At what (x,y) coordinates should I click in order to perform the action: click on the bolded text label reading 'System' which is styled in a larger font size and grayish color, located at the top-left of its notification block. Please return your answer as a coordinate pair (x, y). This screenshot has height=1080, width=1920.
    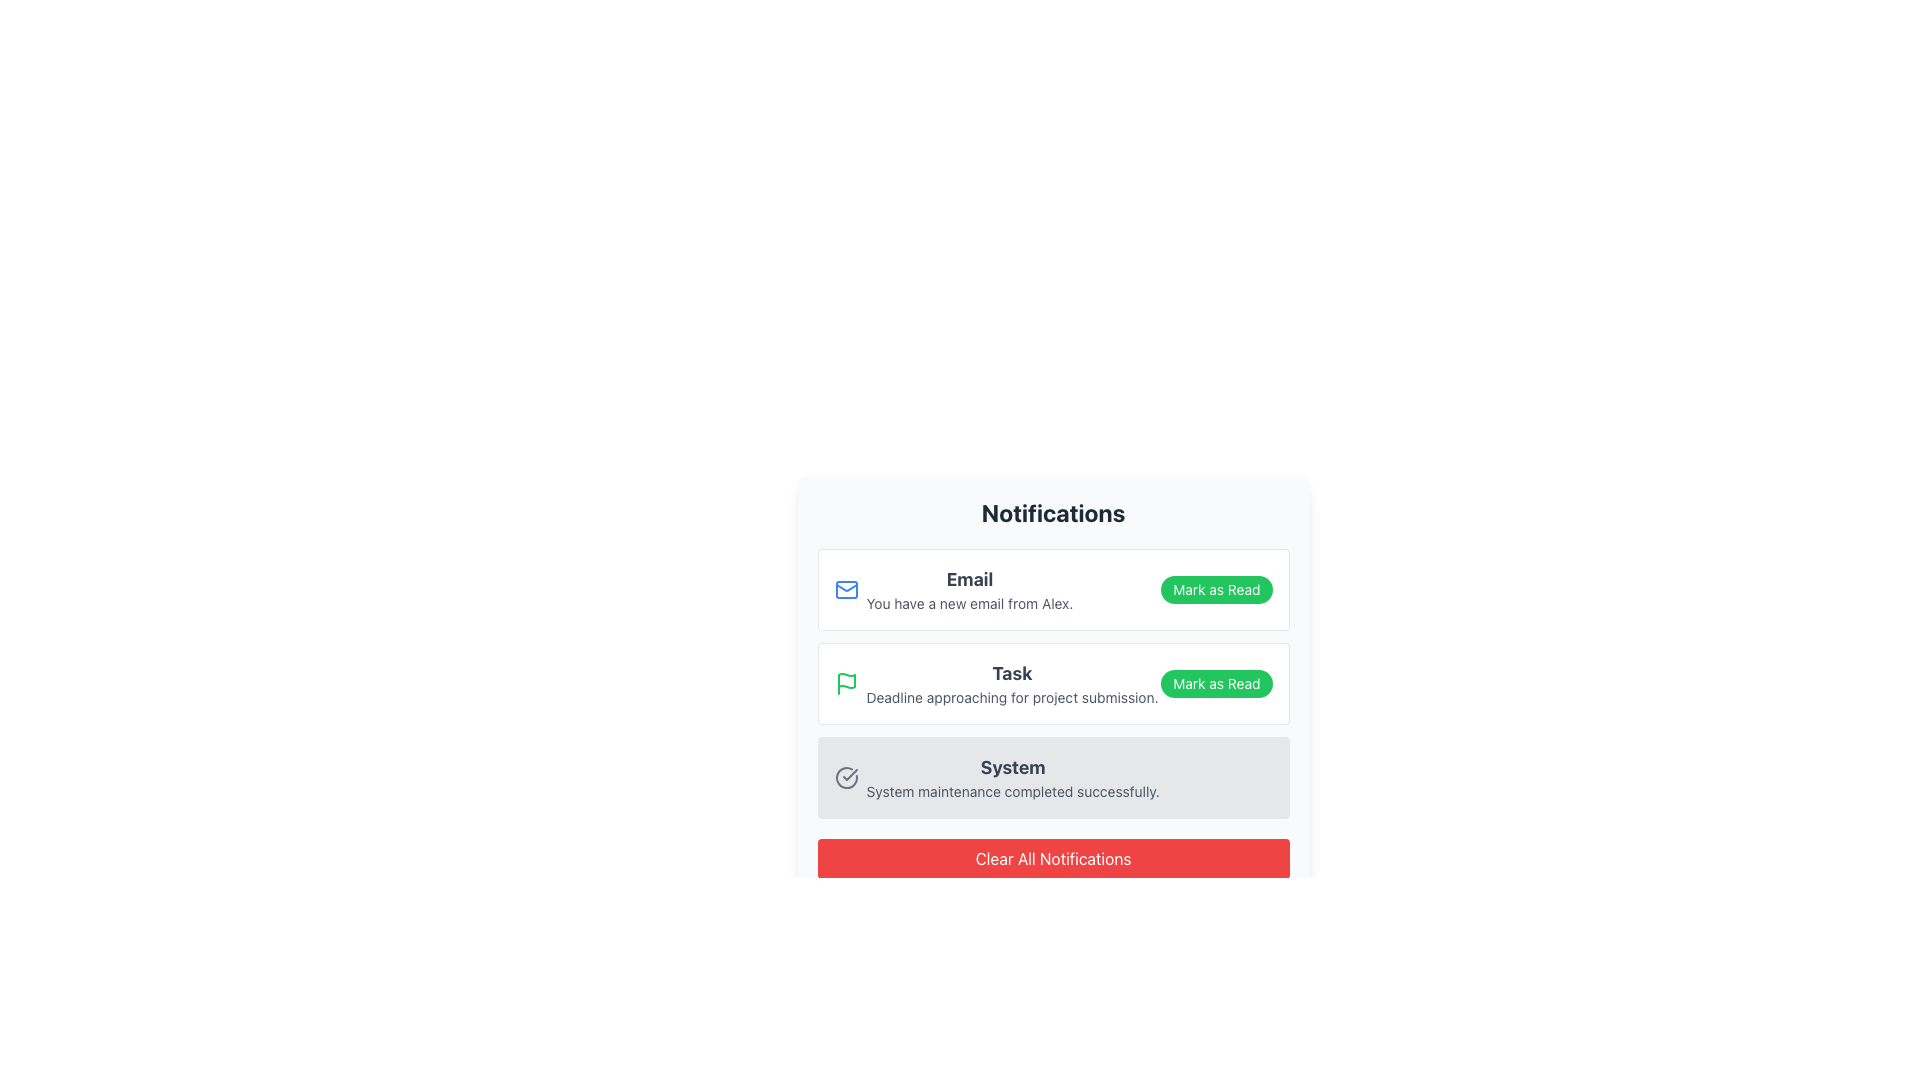
    Looking at the image, I should click on (1013, 766).